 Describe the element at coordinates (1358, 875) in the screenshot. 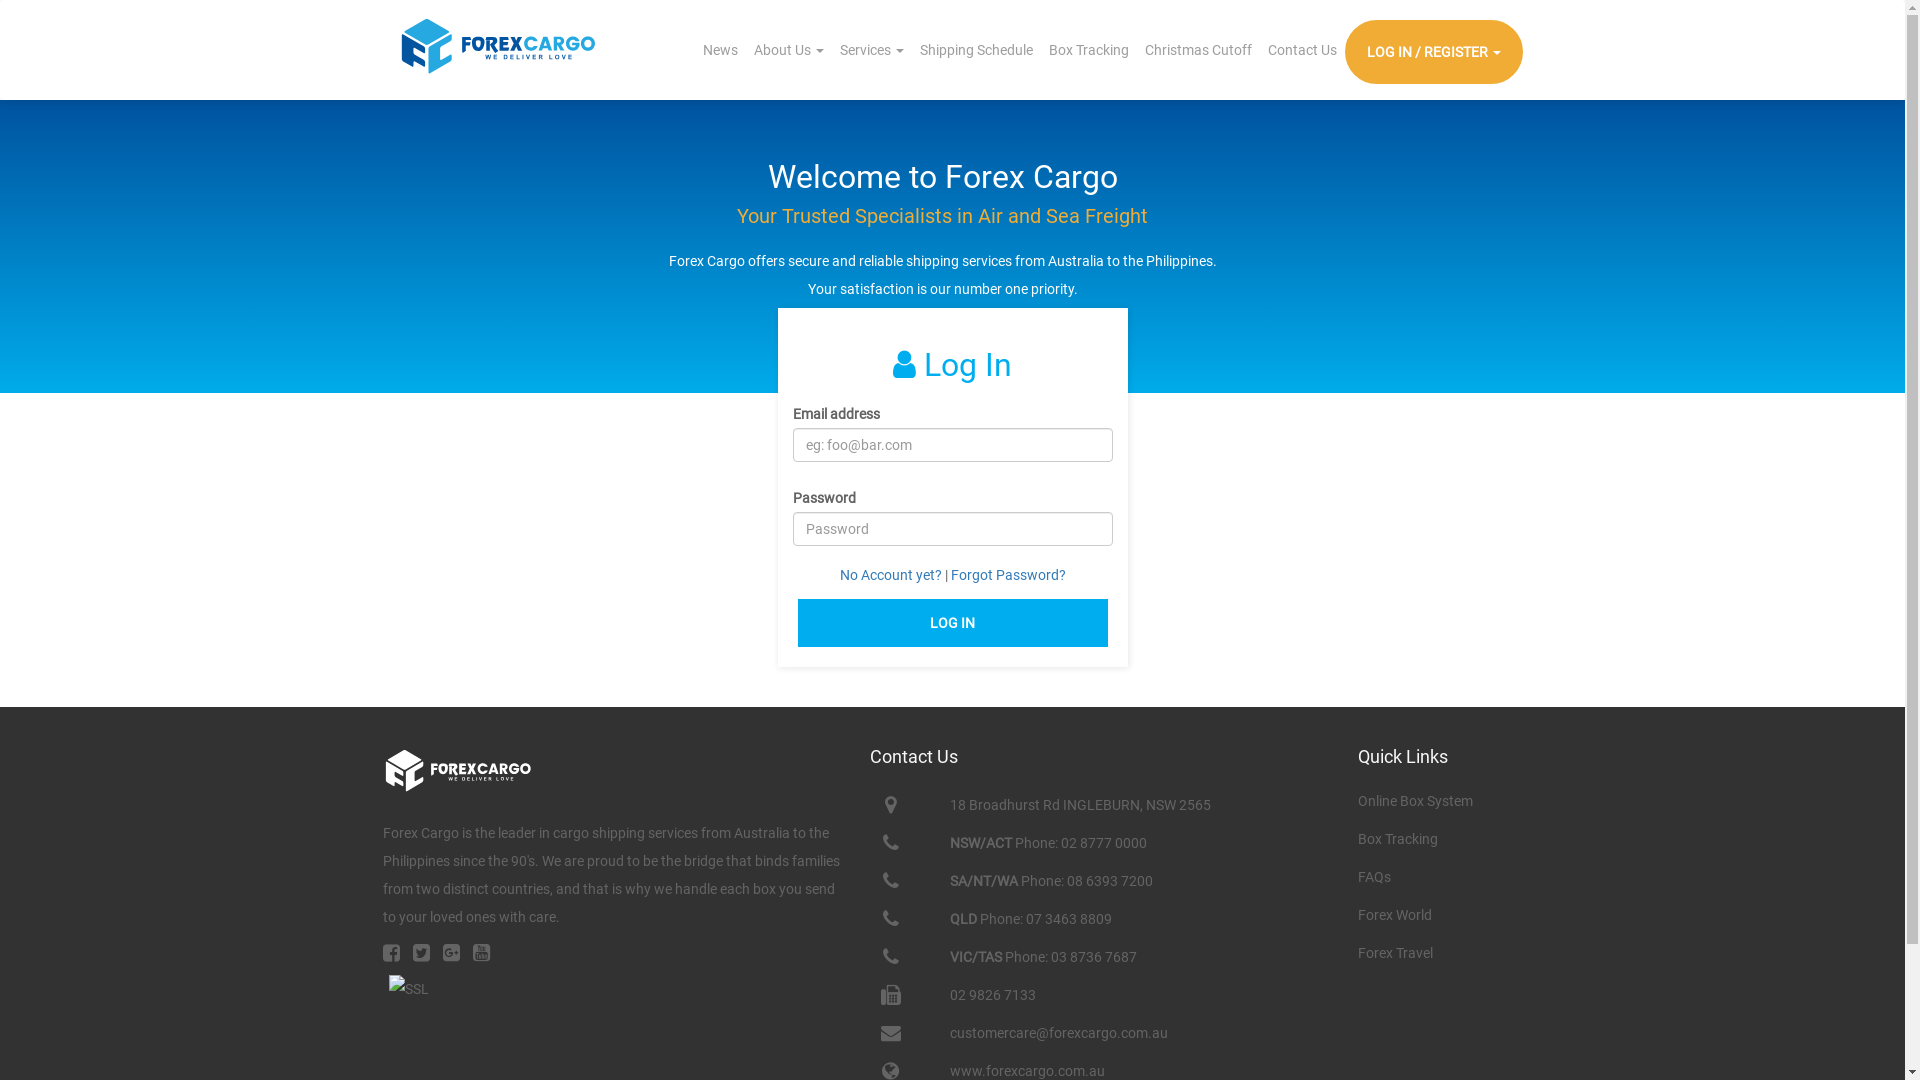

I see `'FAQs'` at that location.